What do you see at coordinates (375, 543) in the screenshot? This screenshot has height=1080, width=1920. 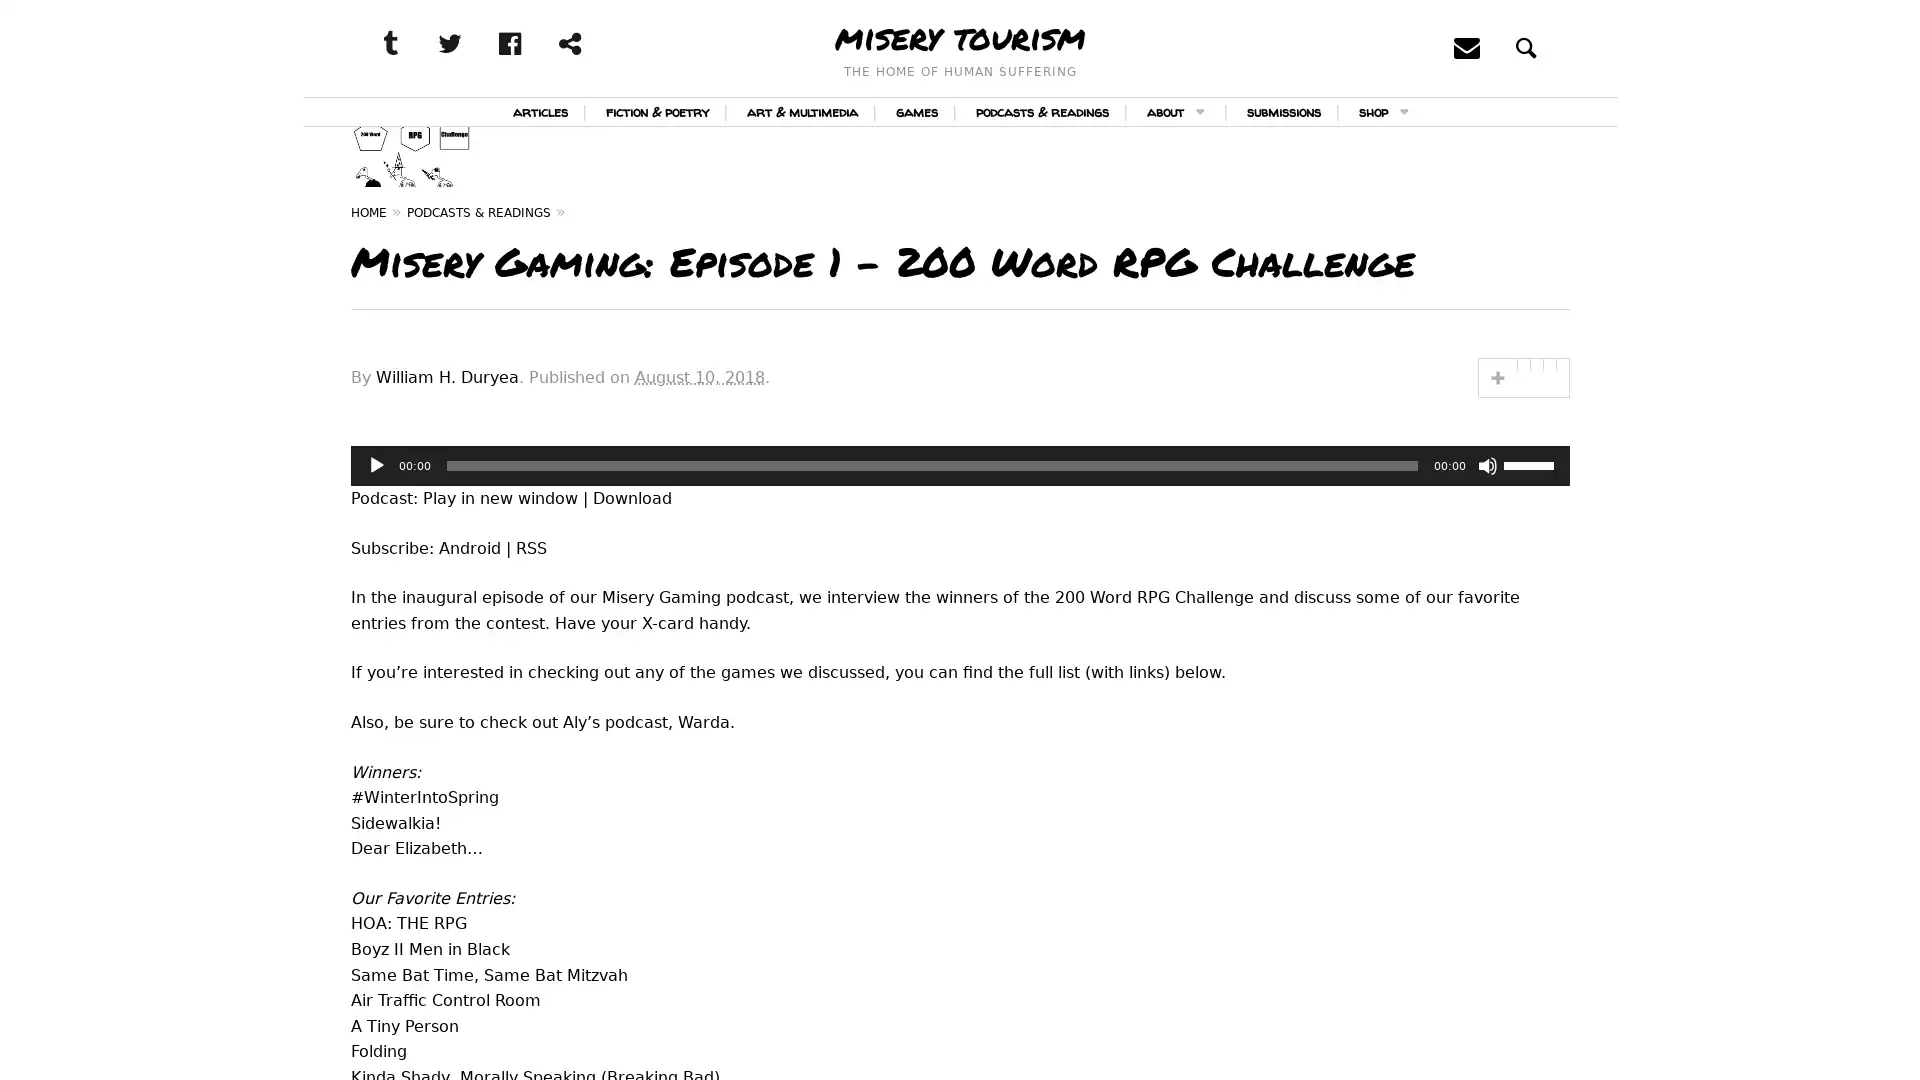 I see `Play` at bounding box center [375, 543].